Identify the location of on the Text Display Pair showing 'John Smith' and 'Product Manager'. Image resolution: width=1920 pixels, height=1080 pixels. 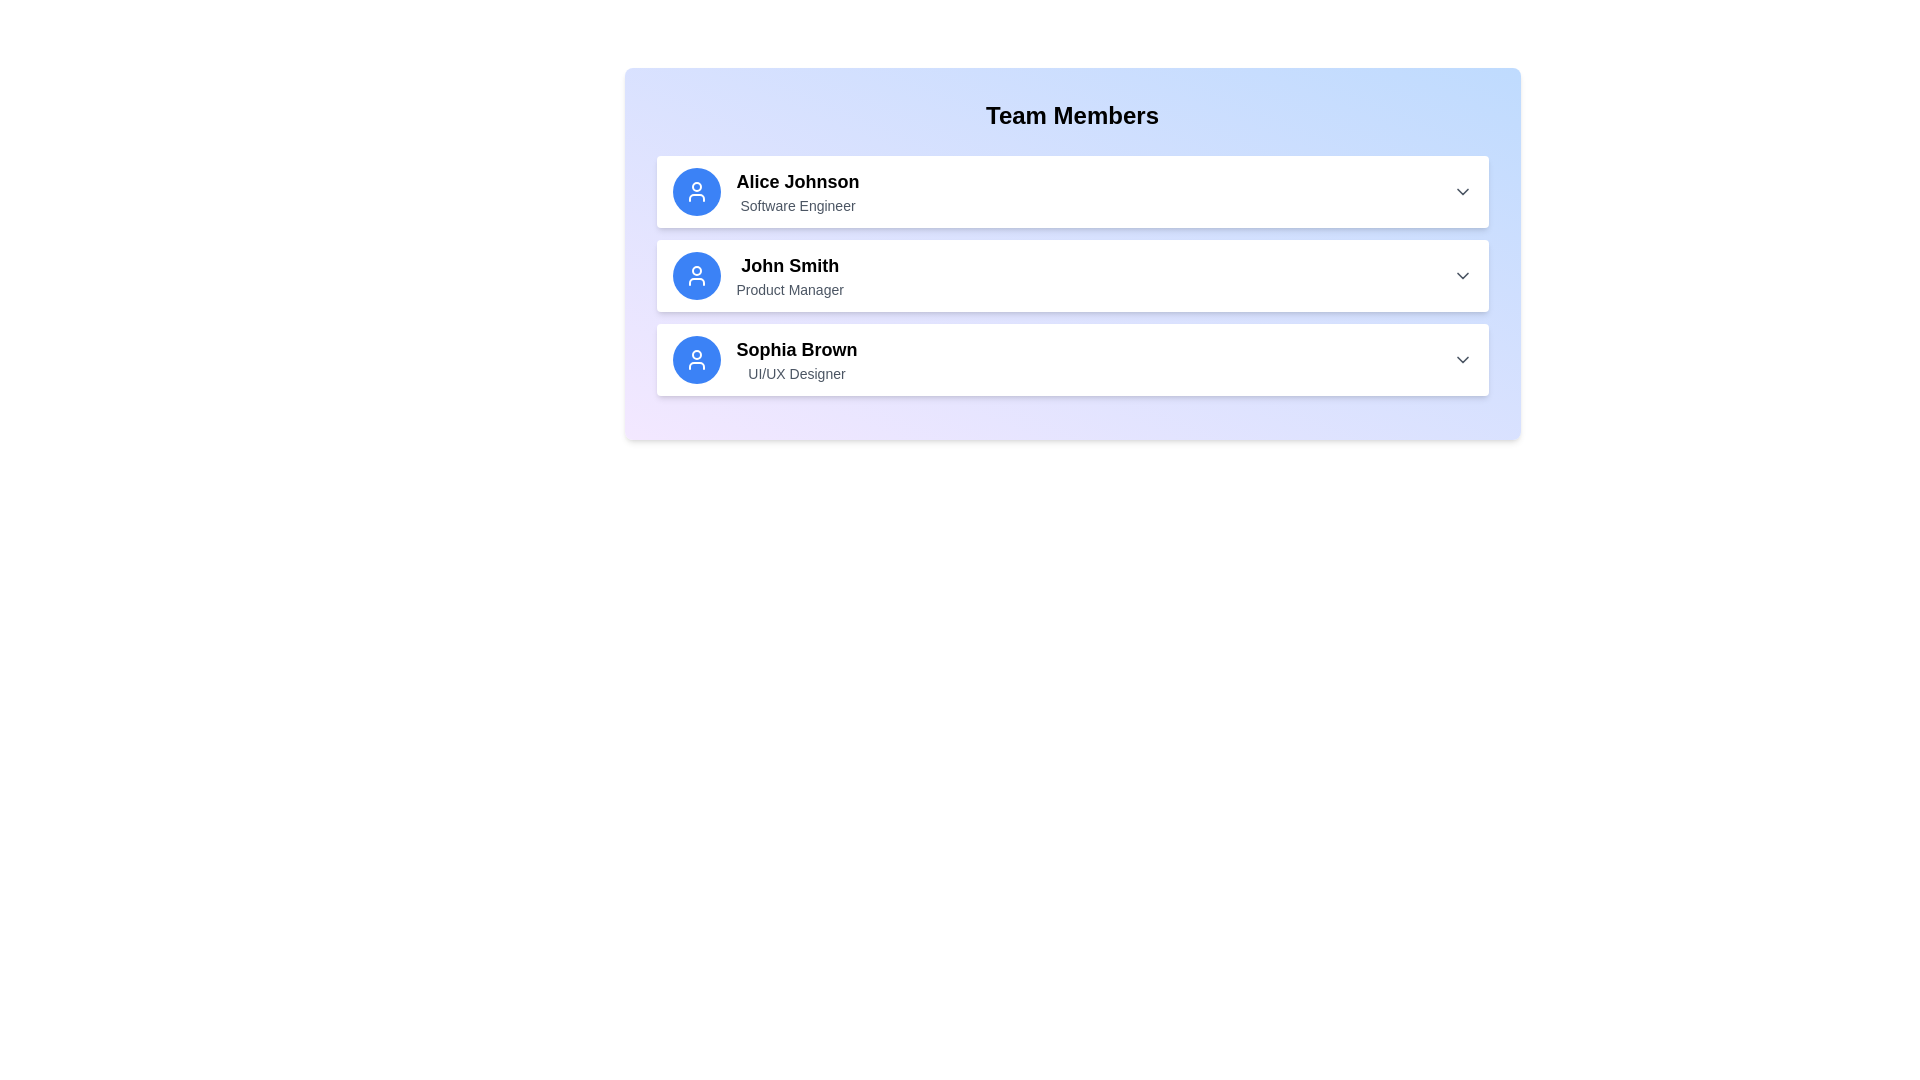
(789, 276).